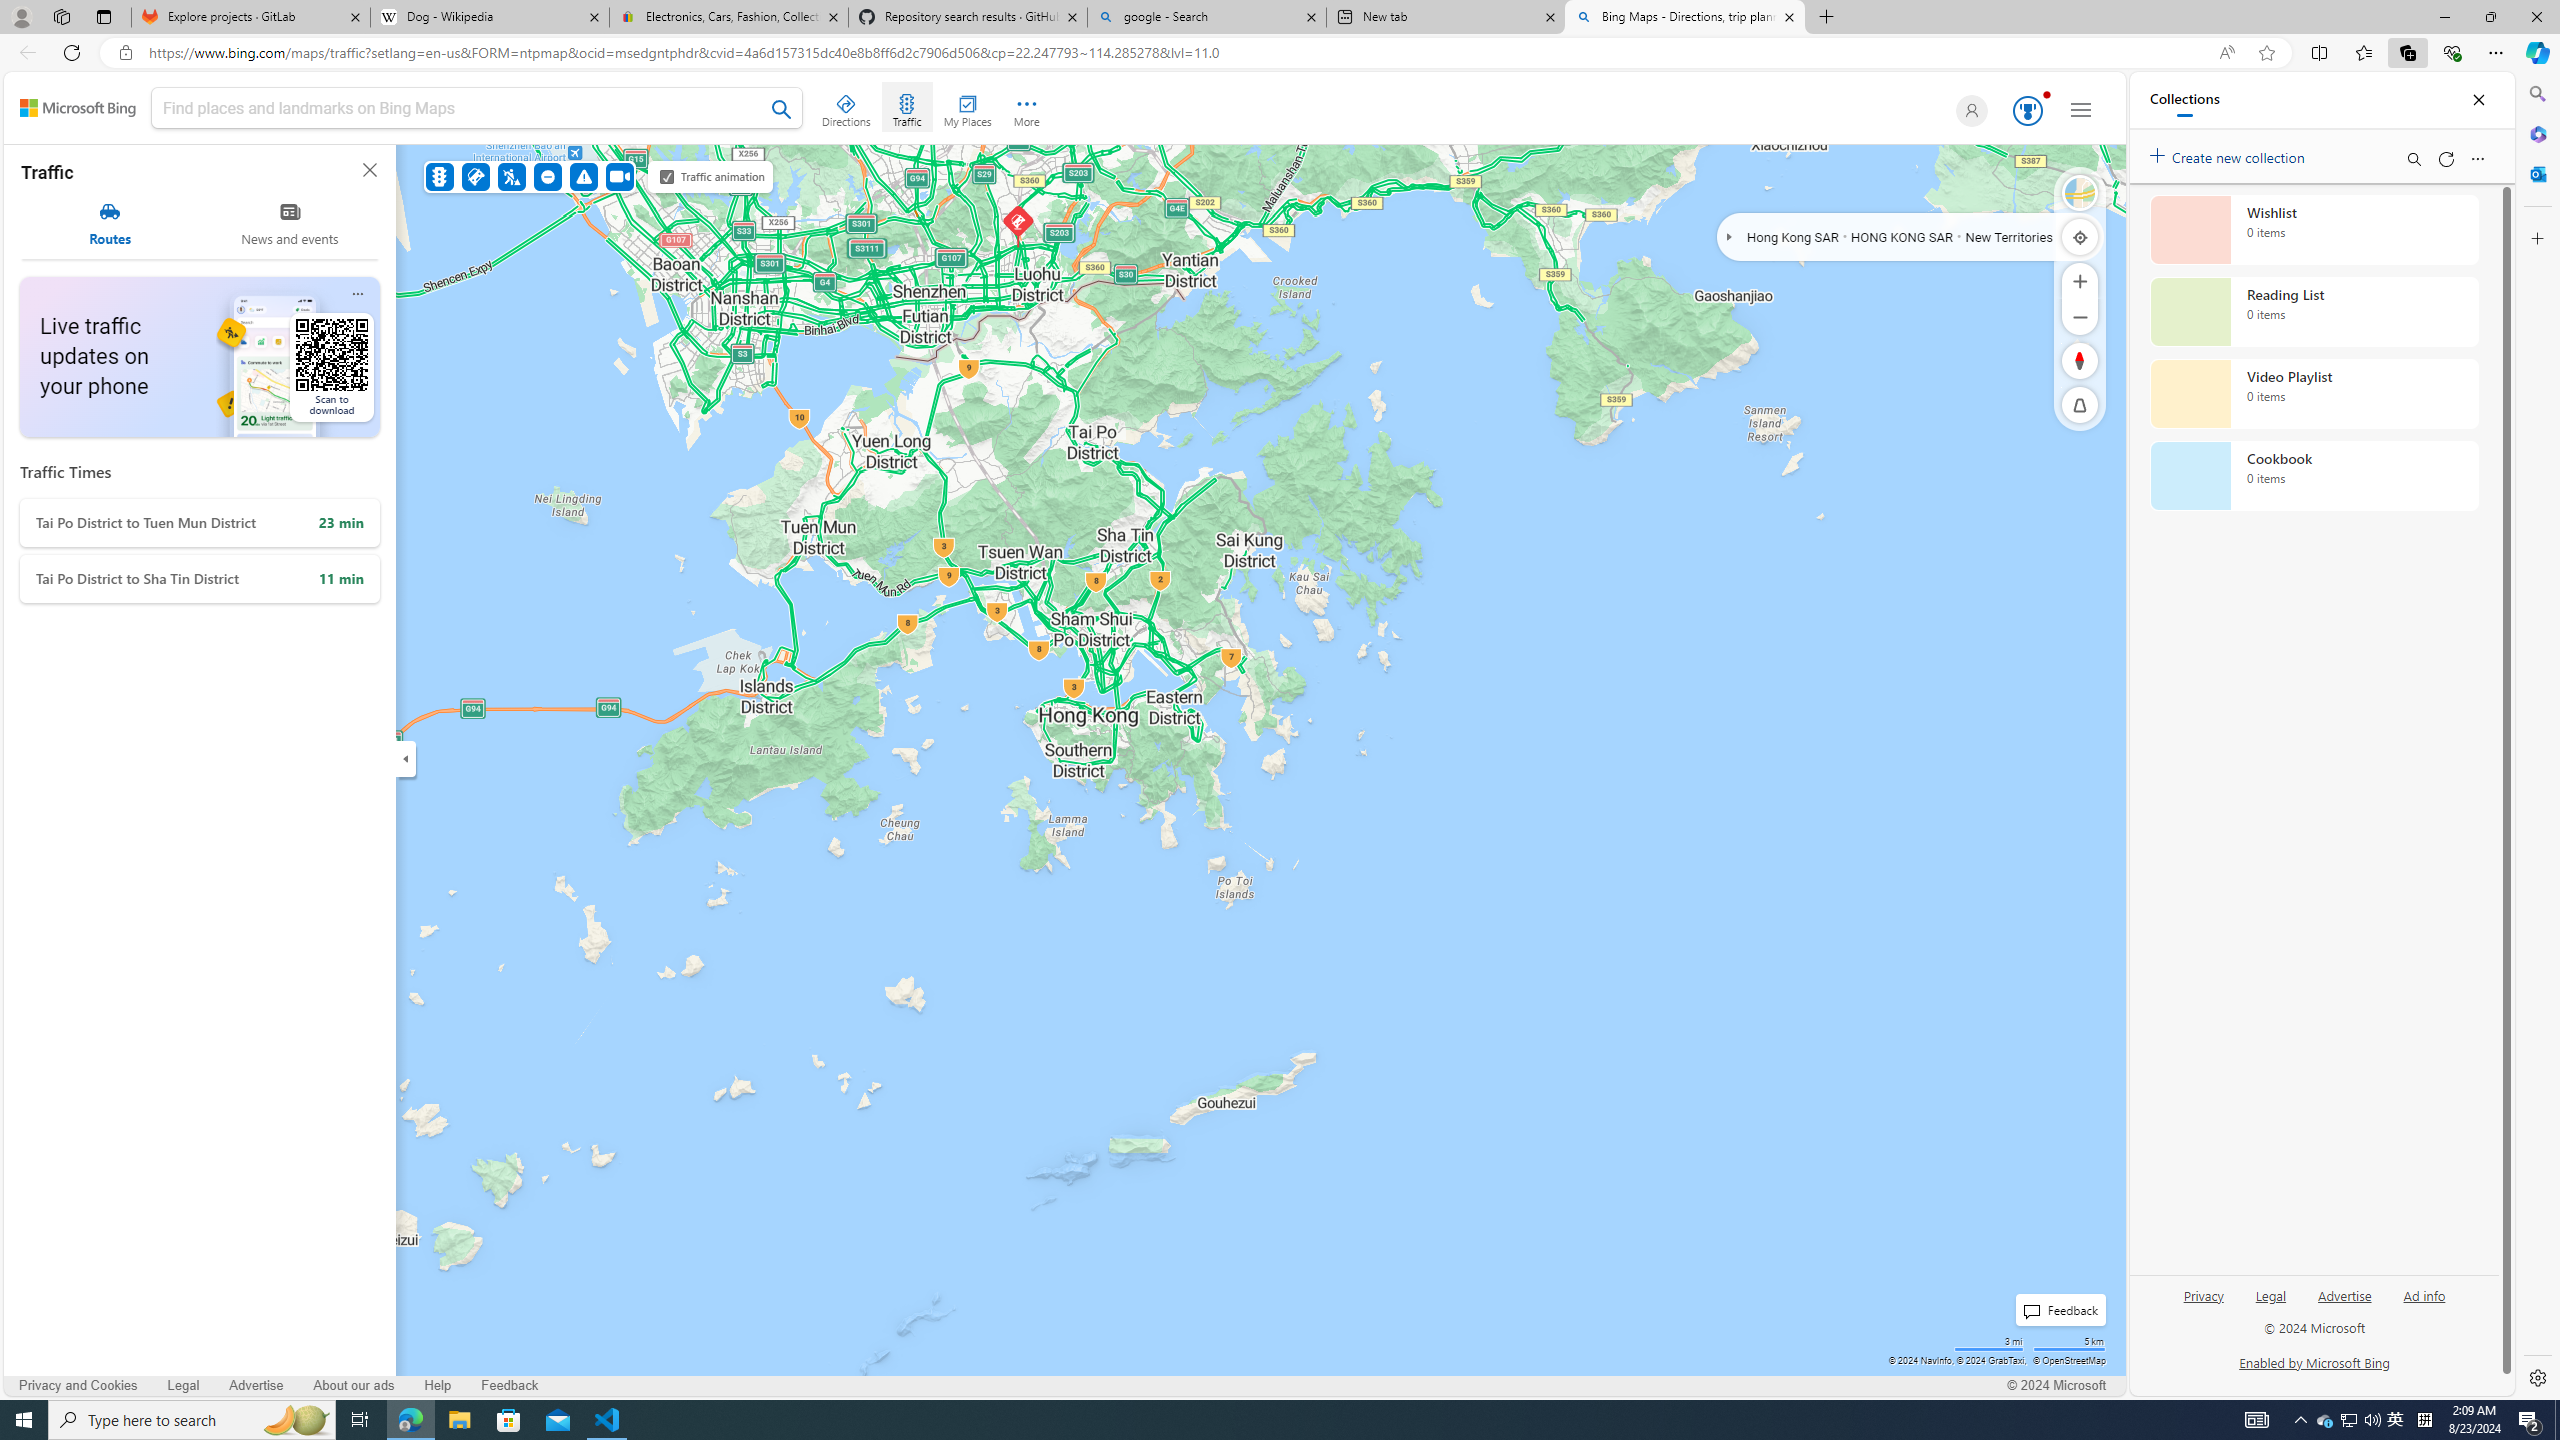  I want to click on 'Select Style', so click(2079, 192).